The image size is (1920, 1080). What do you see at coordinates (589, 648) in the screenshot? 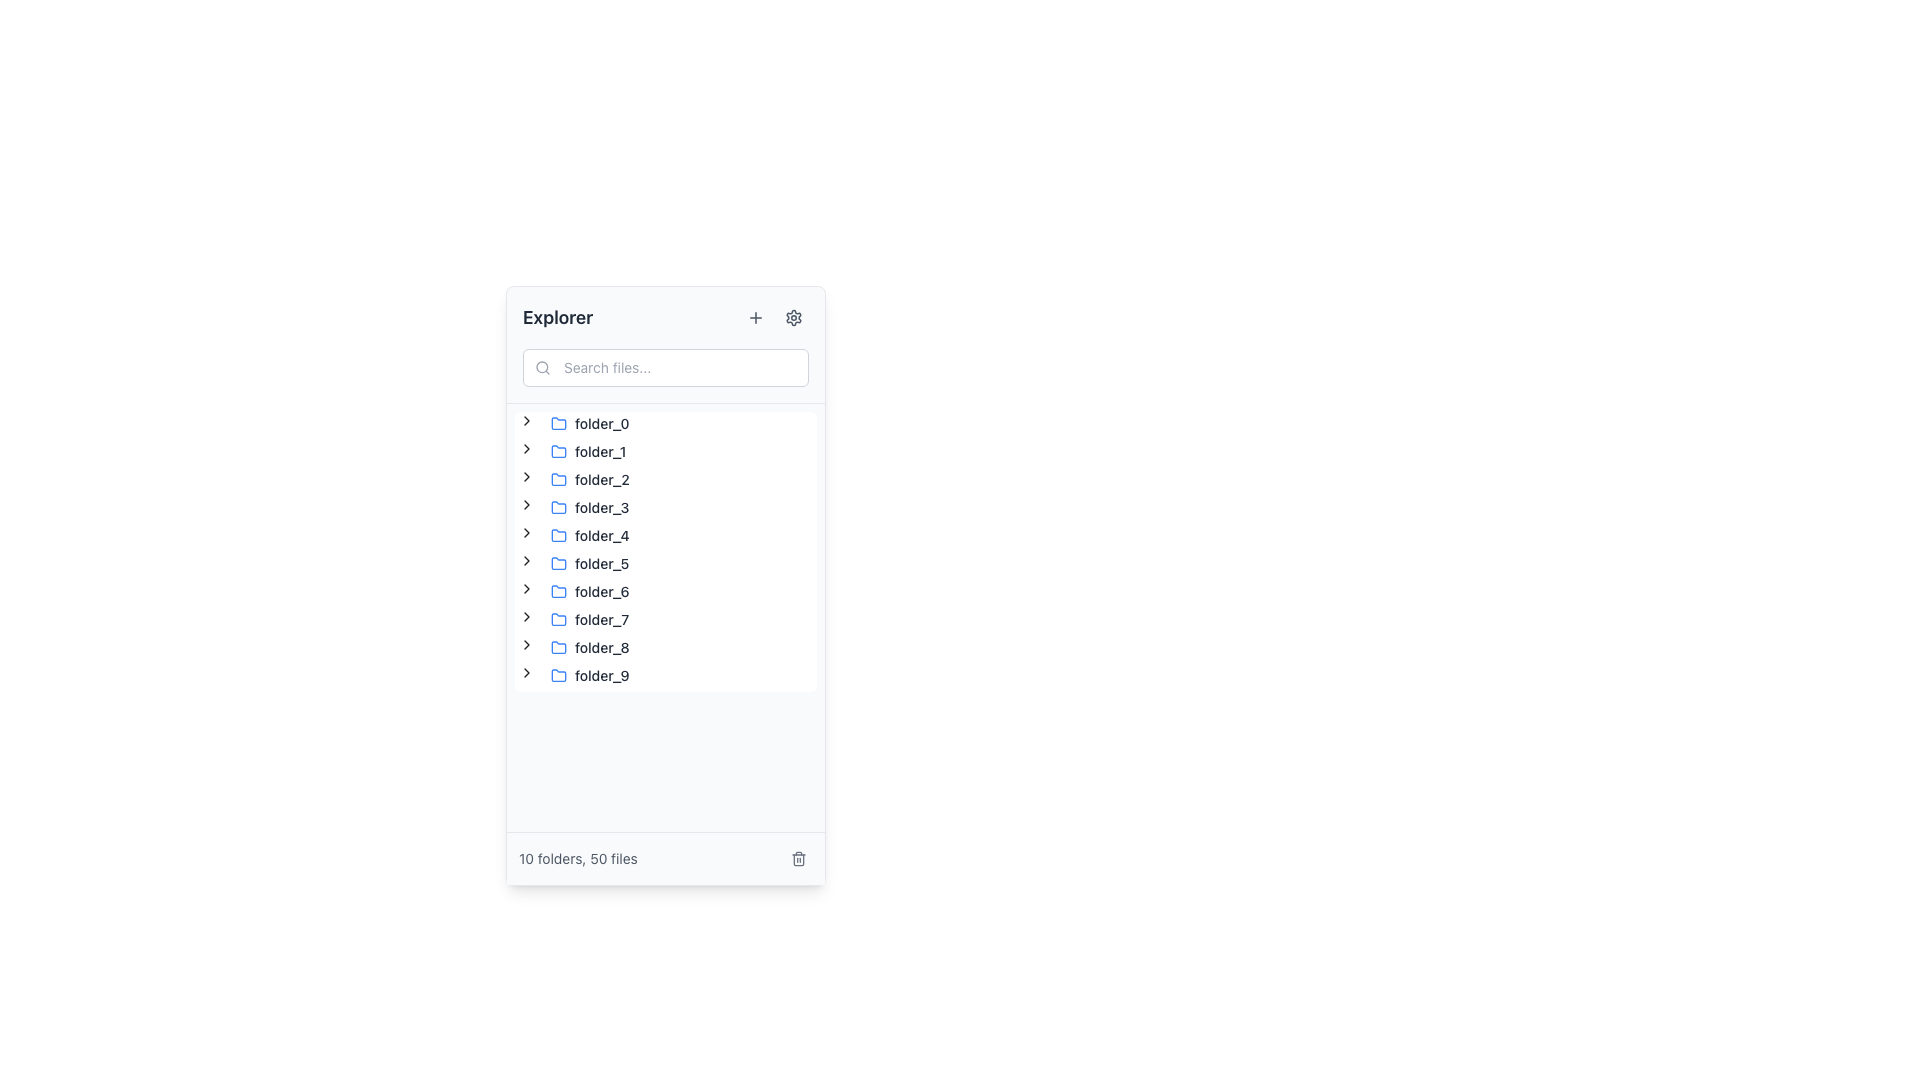
I see `the folder item labeled 'folder_8' in the file explorer for re-positioning or organization` at bounding box center [589, 648].